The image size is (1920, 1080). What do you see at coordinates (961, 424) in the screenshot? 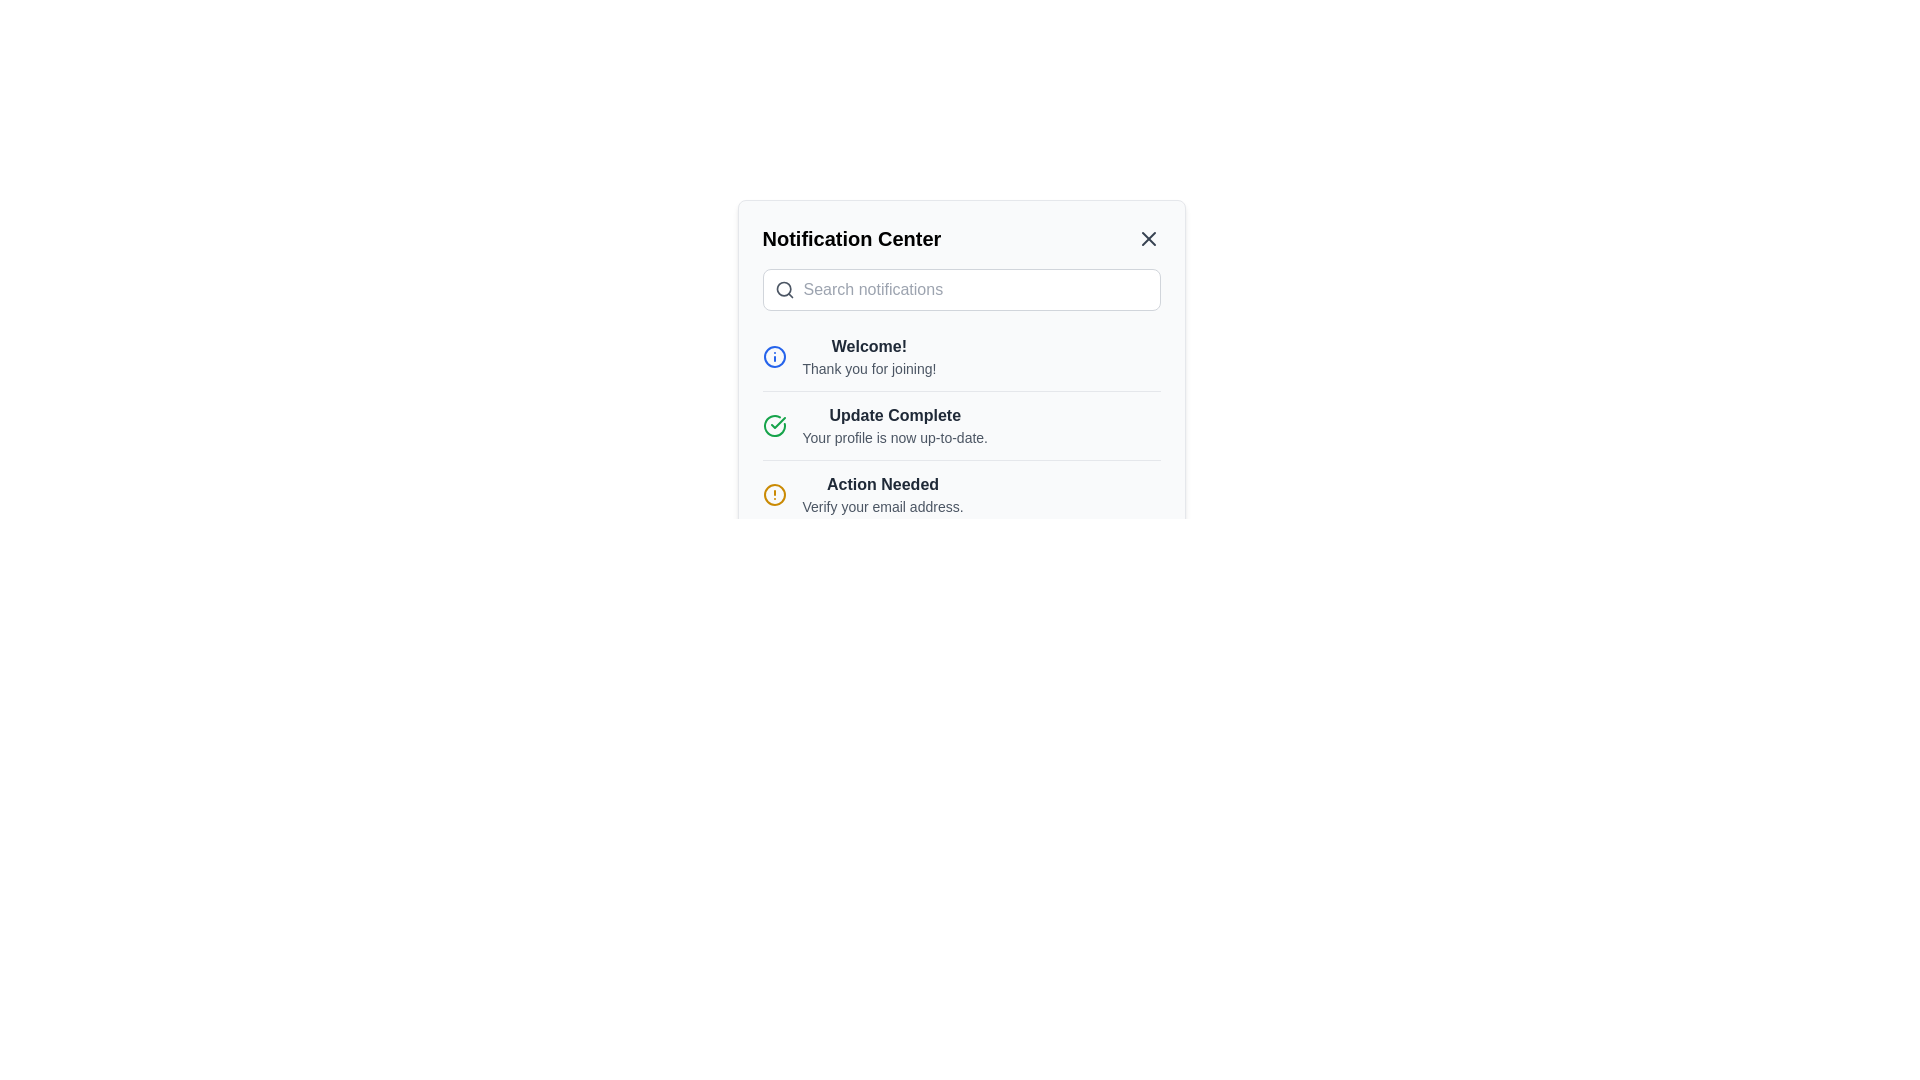
I see `the informational notification entry located between 'Welcome! Thank you for joining!' and 'Action Needed Verify your email address'` at bounding box center [961, 424].